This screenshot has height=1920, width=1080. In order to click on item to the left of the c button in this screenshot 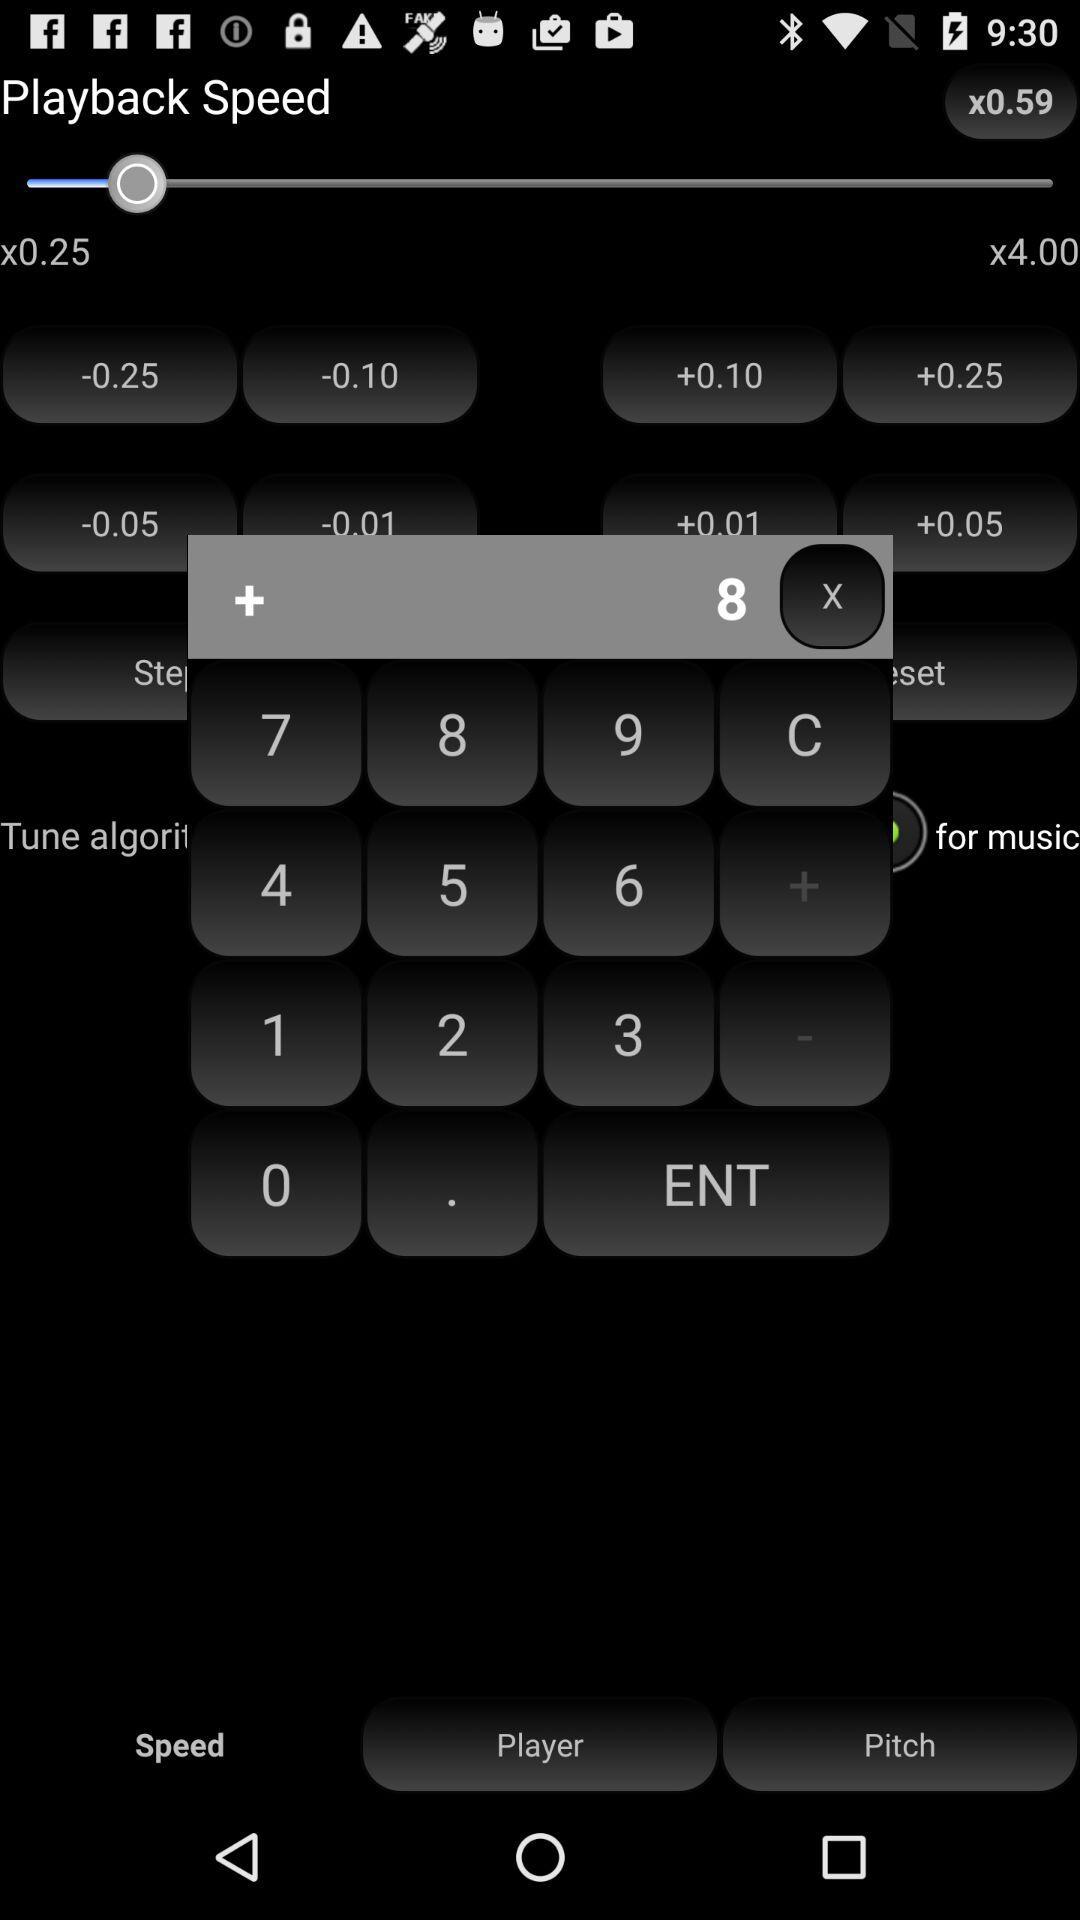, I will do `click(627, 882)`.